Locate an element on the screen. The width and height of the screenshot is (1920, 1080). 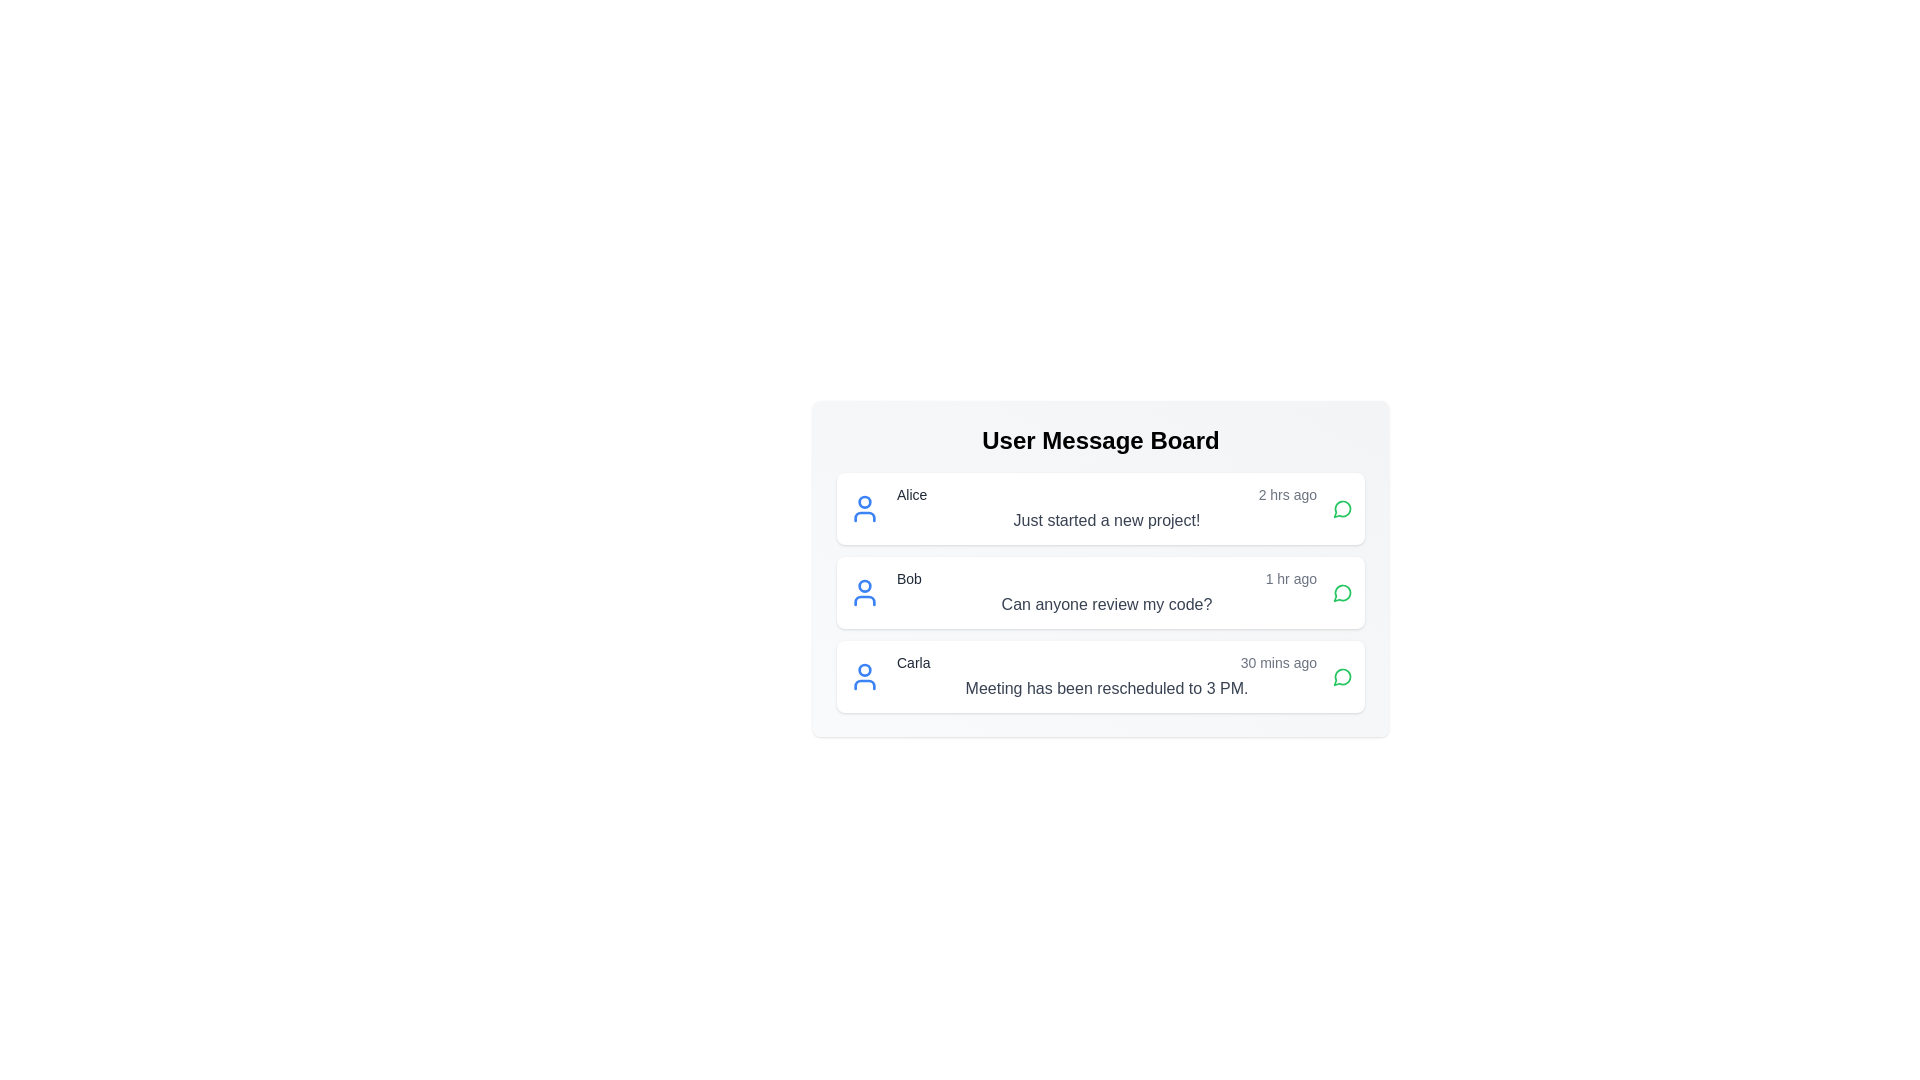
the user icon corresponding to Alice is located at coordinates (864, 508).